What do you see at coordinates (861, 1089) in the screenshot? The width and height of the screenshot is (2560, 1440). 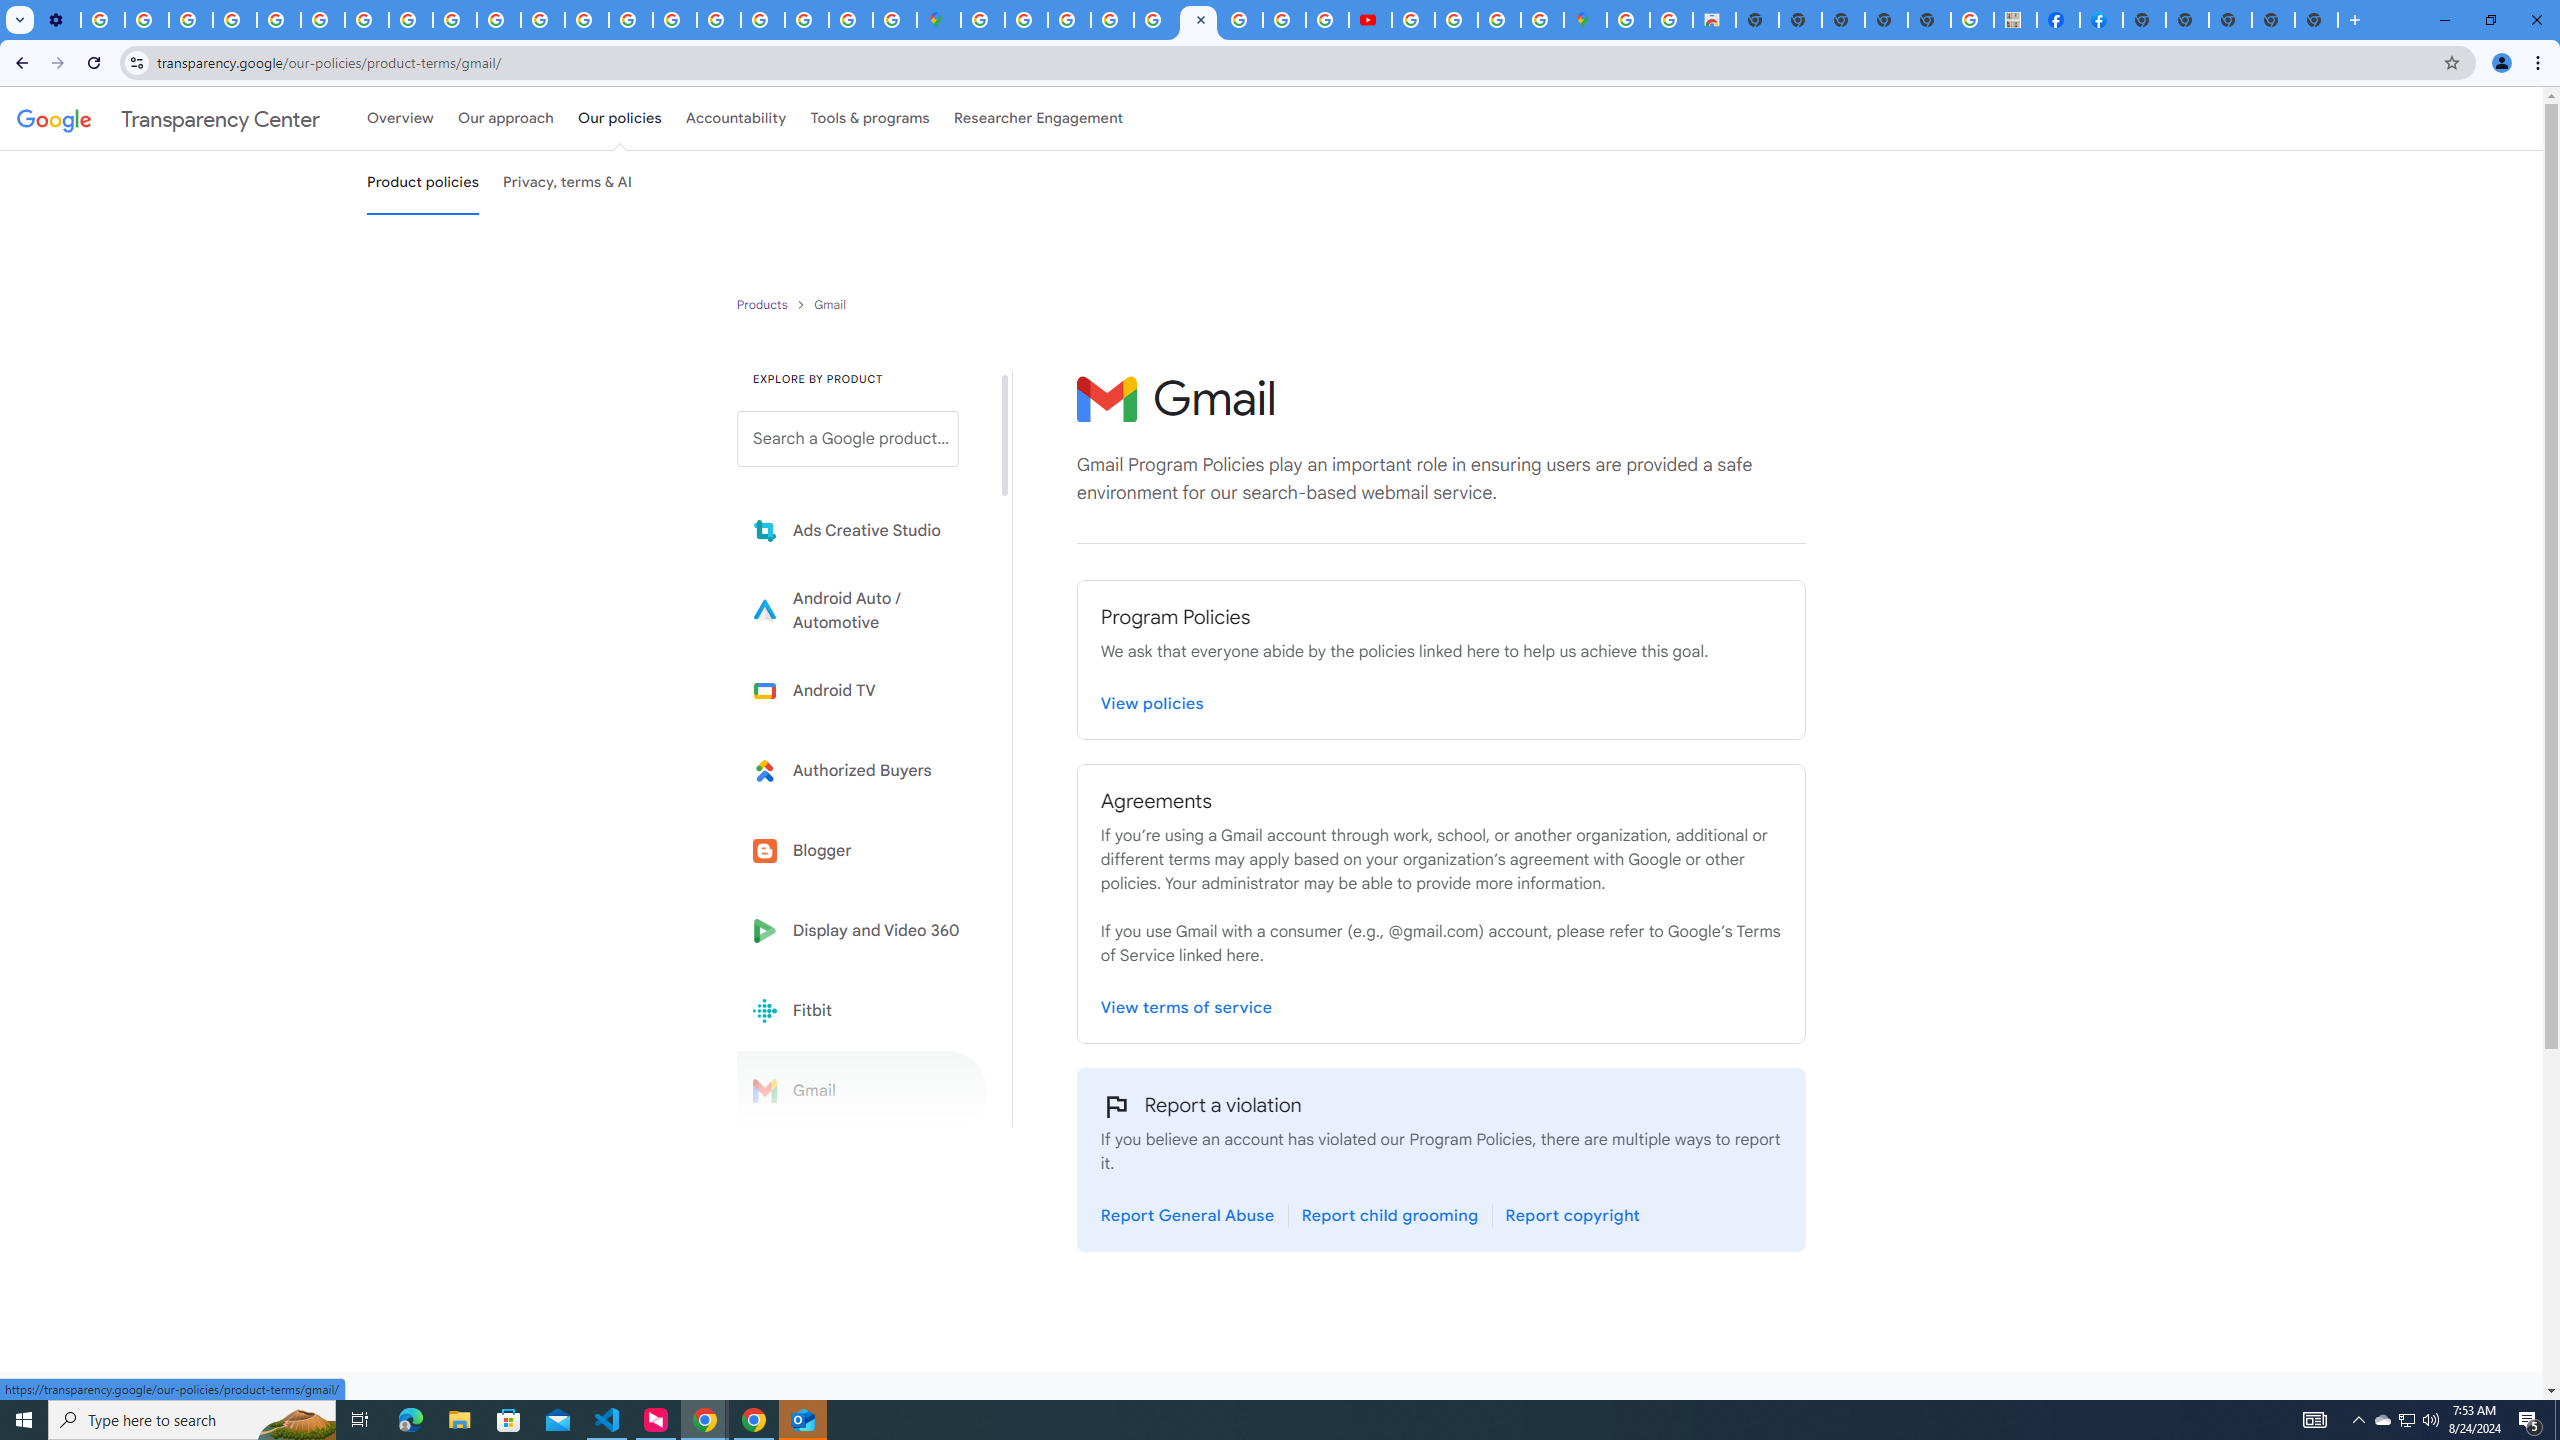 I see `'Gmail'` at bounding box center [861, 1089].